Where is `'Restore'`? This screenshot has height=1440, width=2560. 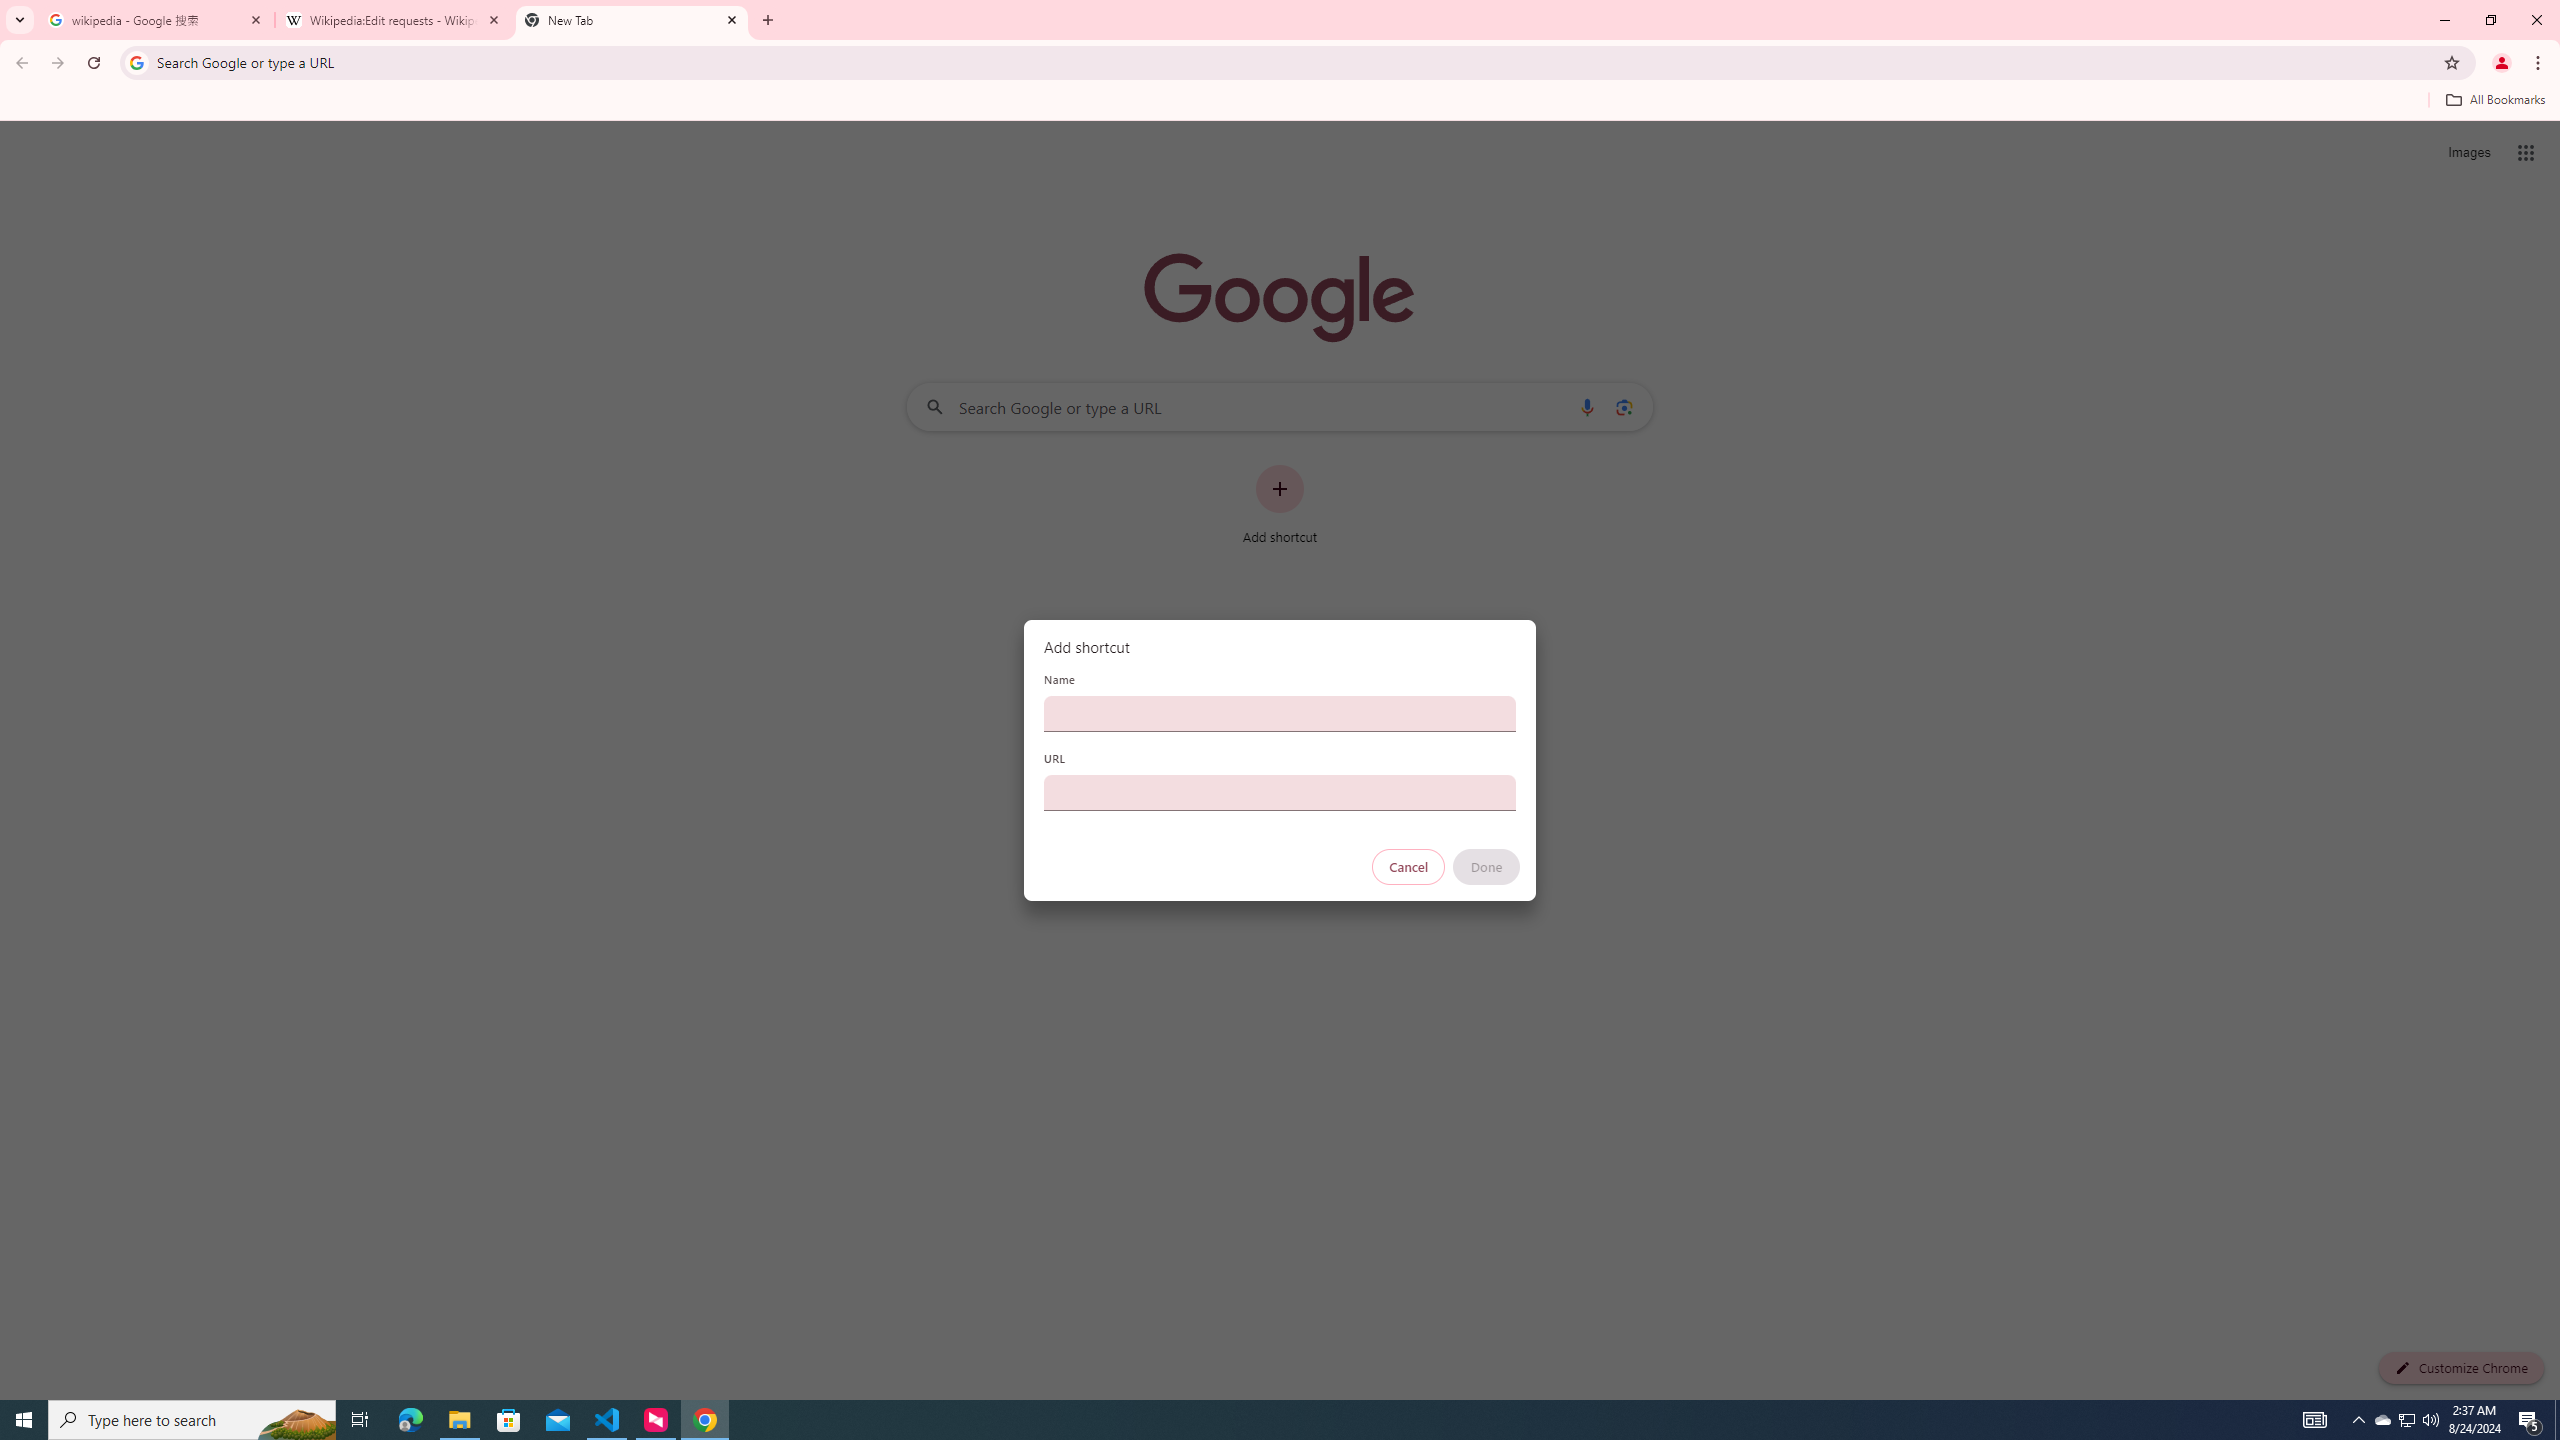
'Restore' is located at coordinates (2490, 19).